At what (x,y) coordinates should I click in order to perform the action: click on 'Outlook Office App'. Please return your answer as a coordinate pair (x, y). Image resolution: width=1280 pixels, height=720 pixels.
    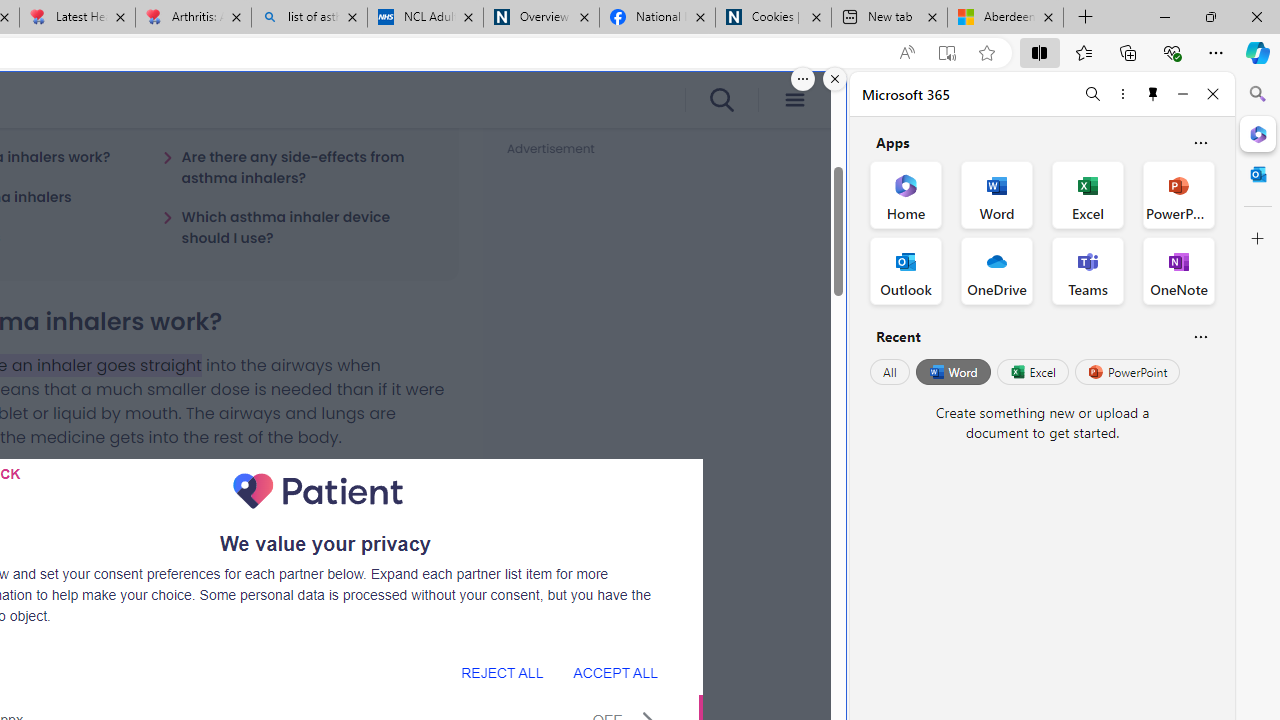
    Looking at the image, I should click on (905, 271).